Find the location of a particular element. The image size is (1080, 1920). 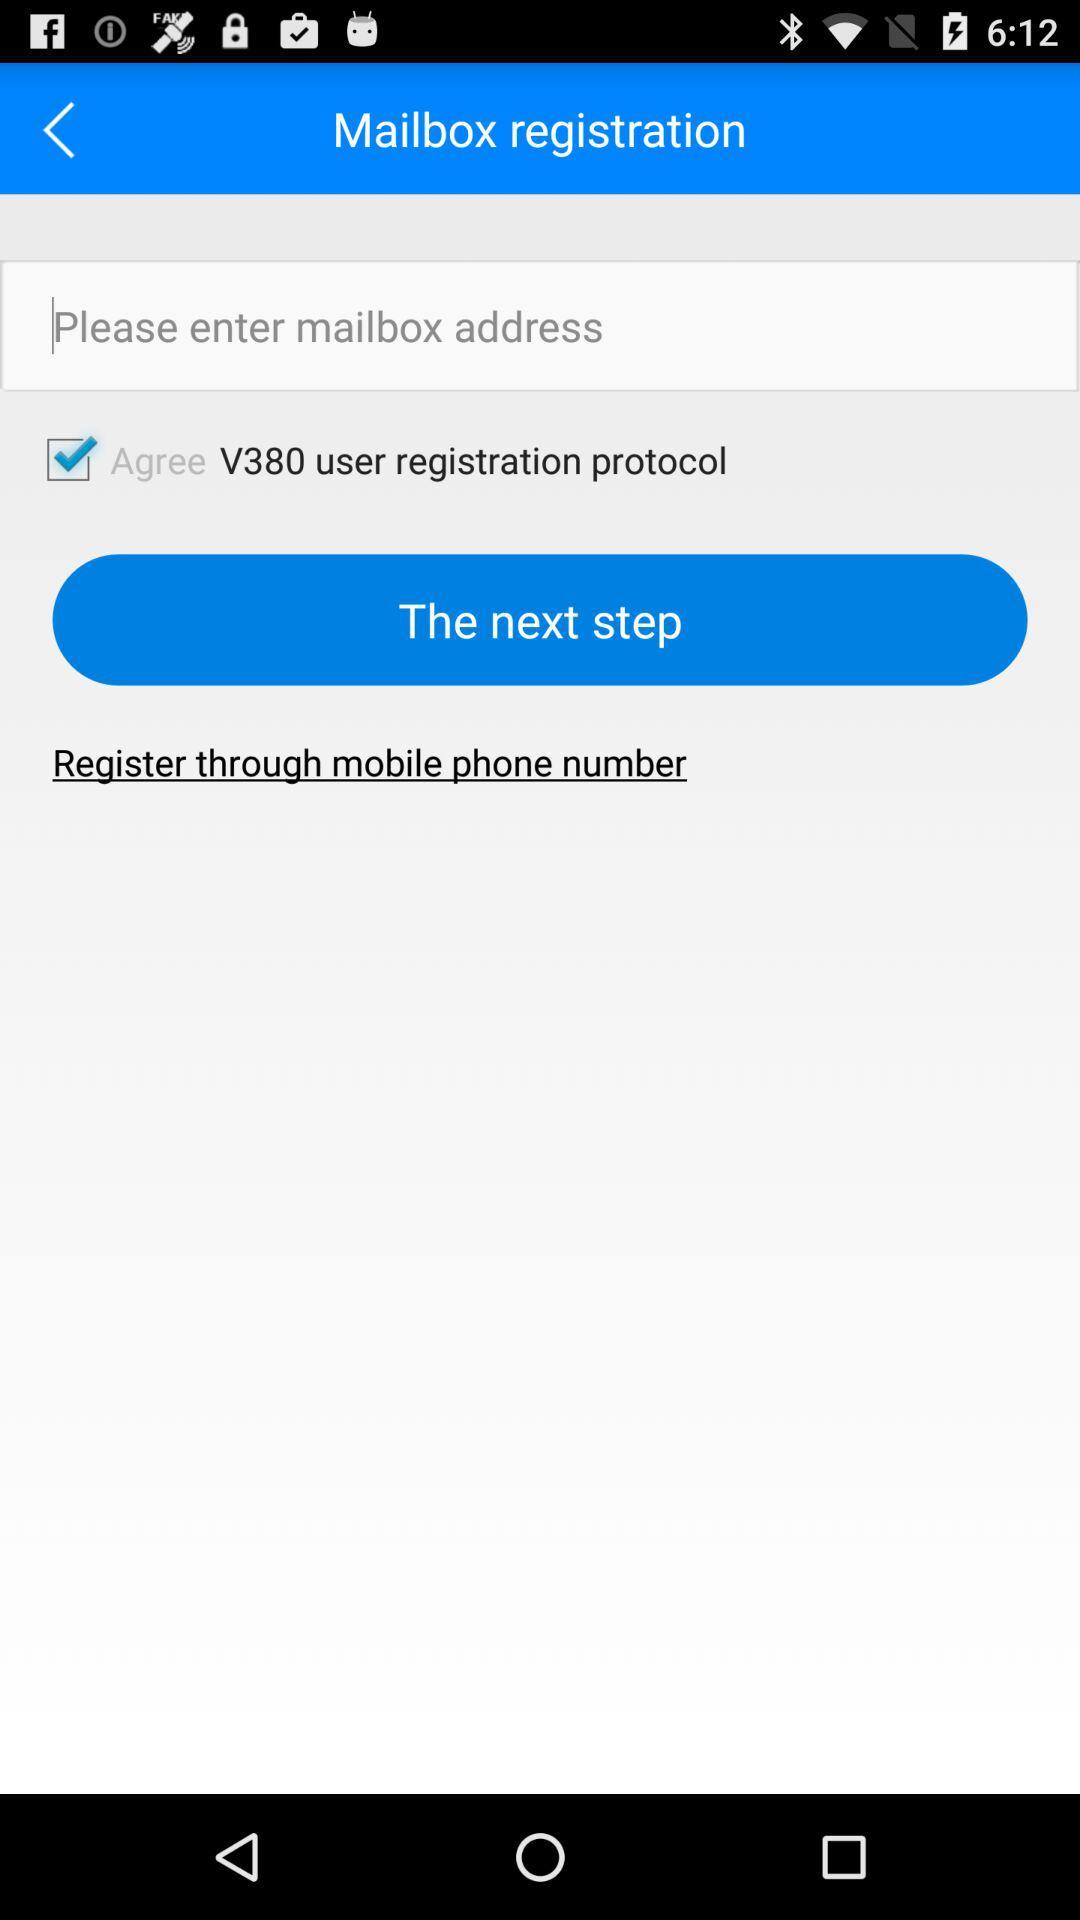

agree to terms is located at coordinates (67, 458).